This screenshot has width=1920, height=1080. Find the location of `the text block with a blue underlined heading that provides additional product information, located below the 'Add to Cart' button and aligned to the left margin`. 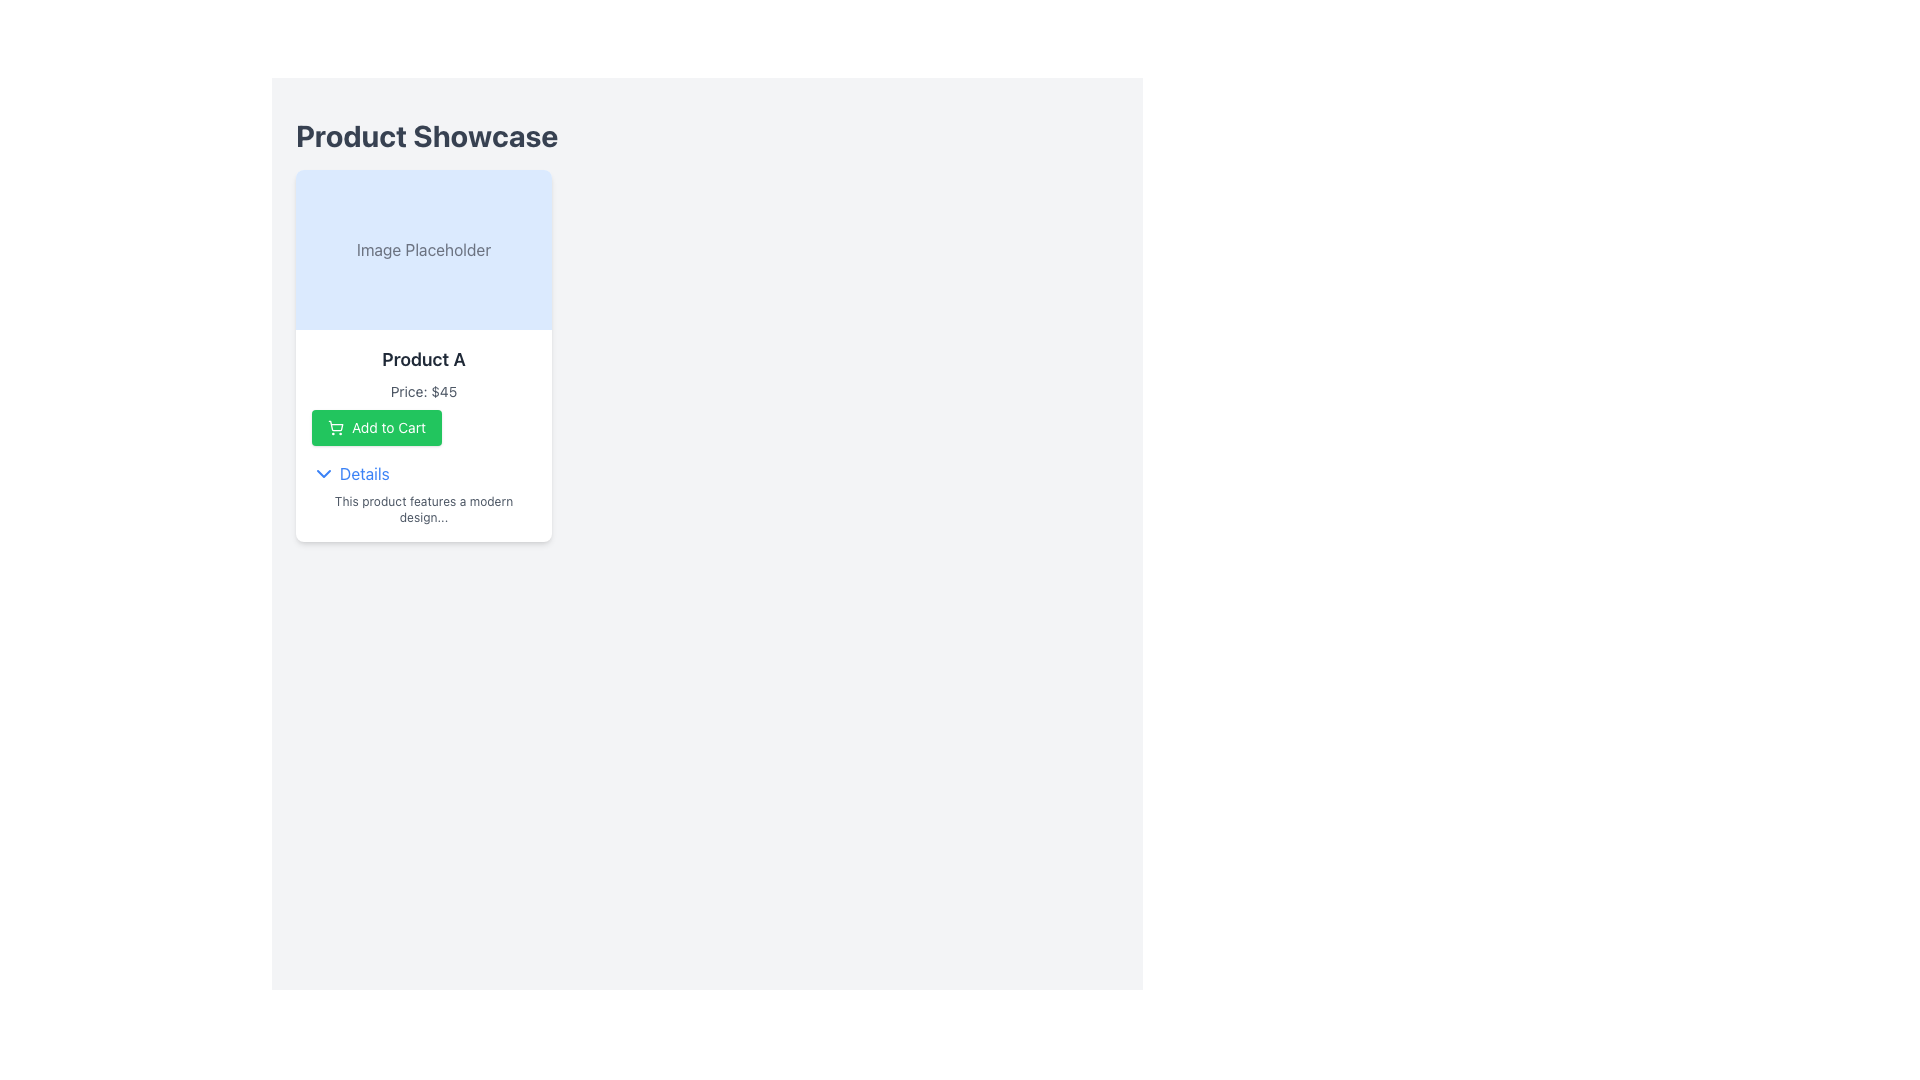

the text block with a blue underlined heading that provides additional product information, located below the 'Add to Cart' button and aligned to the left margin is located at coordinates (422, 489).